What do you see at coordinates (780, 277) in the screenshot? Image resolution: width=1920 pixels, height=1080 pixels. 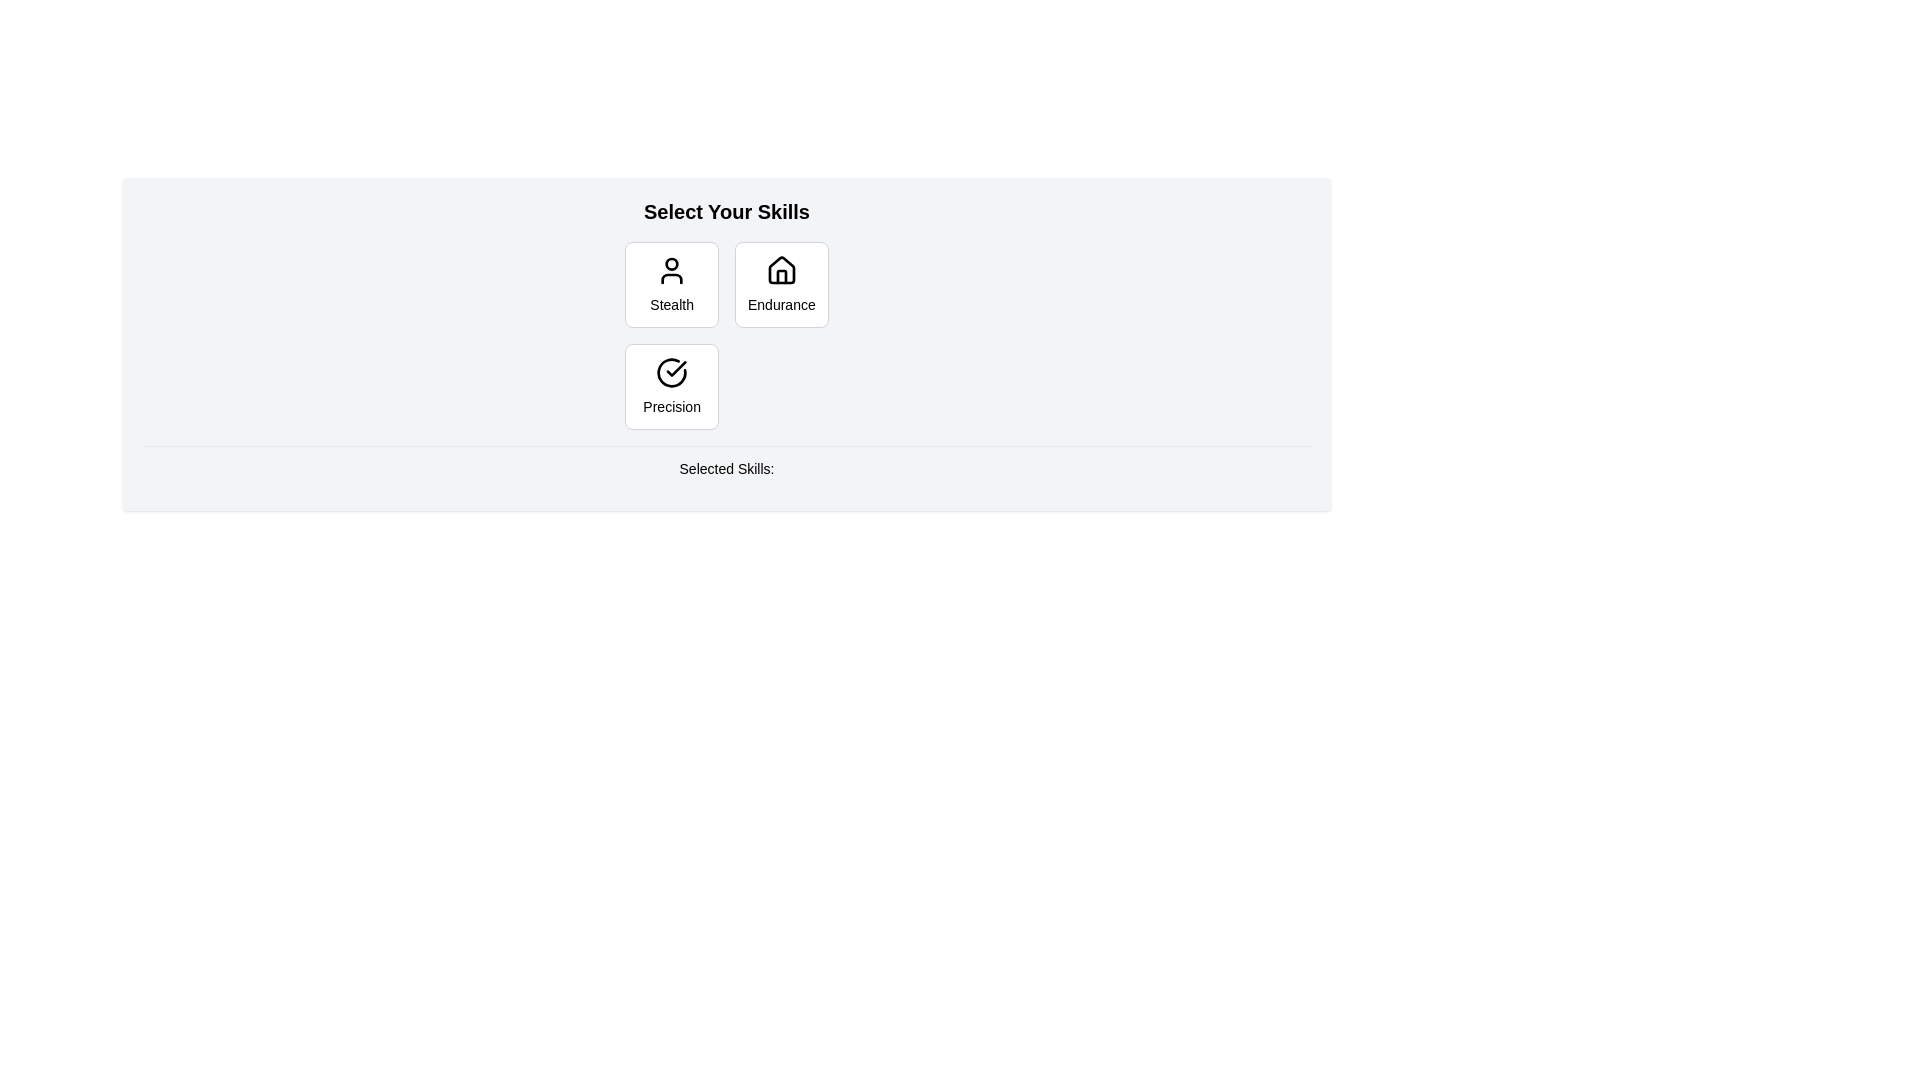 I see `the narrow rectangular vertical bar representing the 'Endurance' skill option in the SVG icon of the house, which is the second button in the skill options` at bounding box center [780, 277].